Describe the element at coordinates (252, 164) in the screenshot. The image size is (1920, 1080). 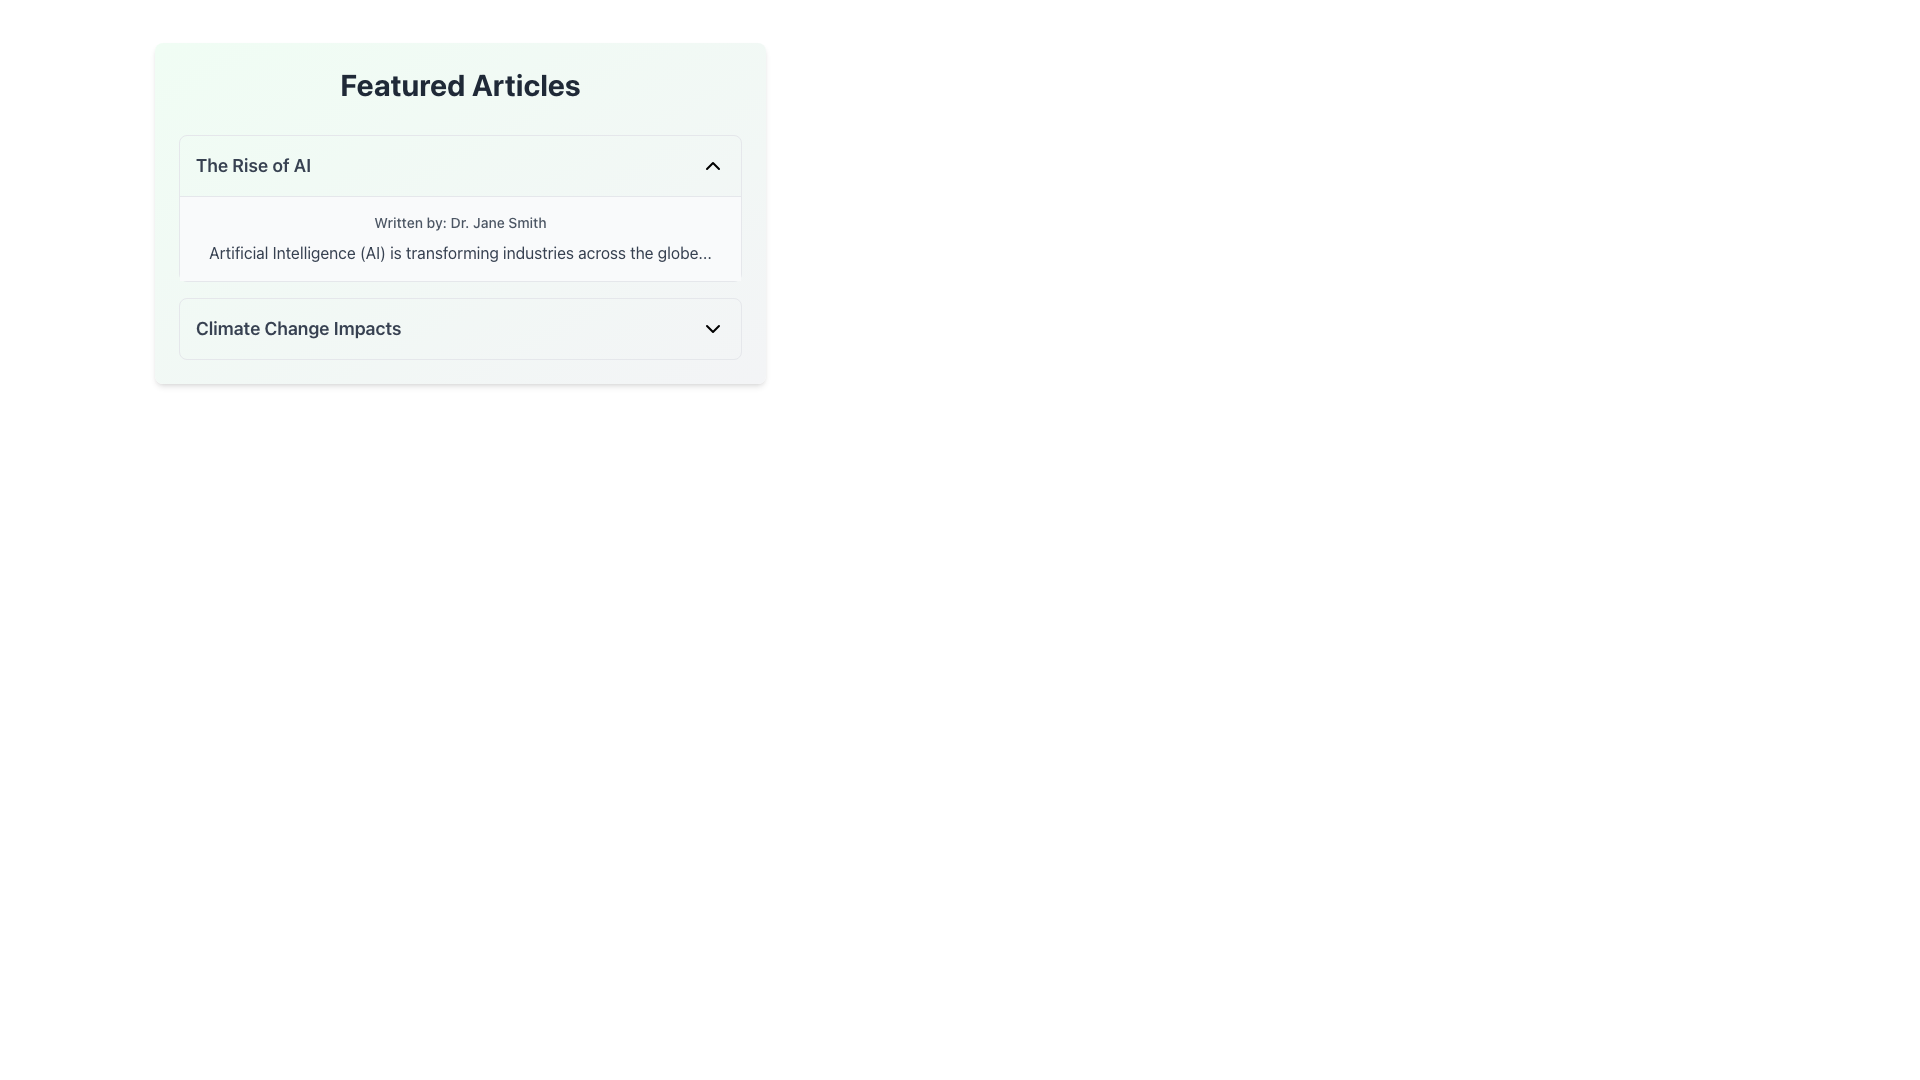
I see `text label that says 'The Rise of AI', which is prominently displayed in a medium-sized, bold font on a light background` at that location.